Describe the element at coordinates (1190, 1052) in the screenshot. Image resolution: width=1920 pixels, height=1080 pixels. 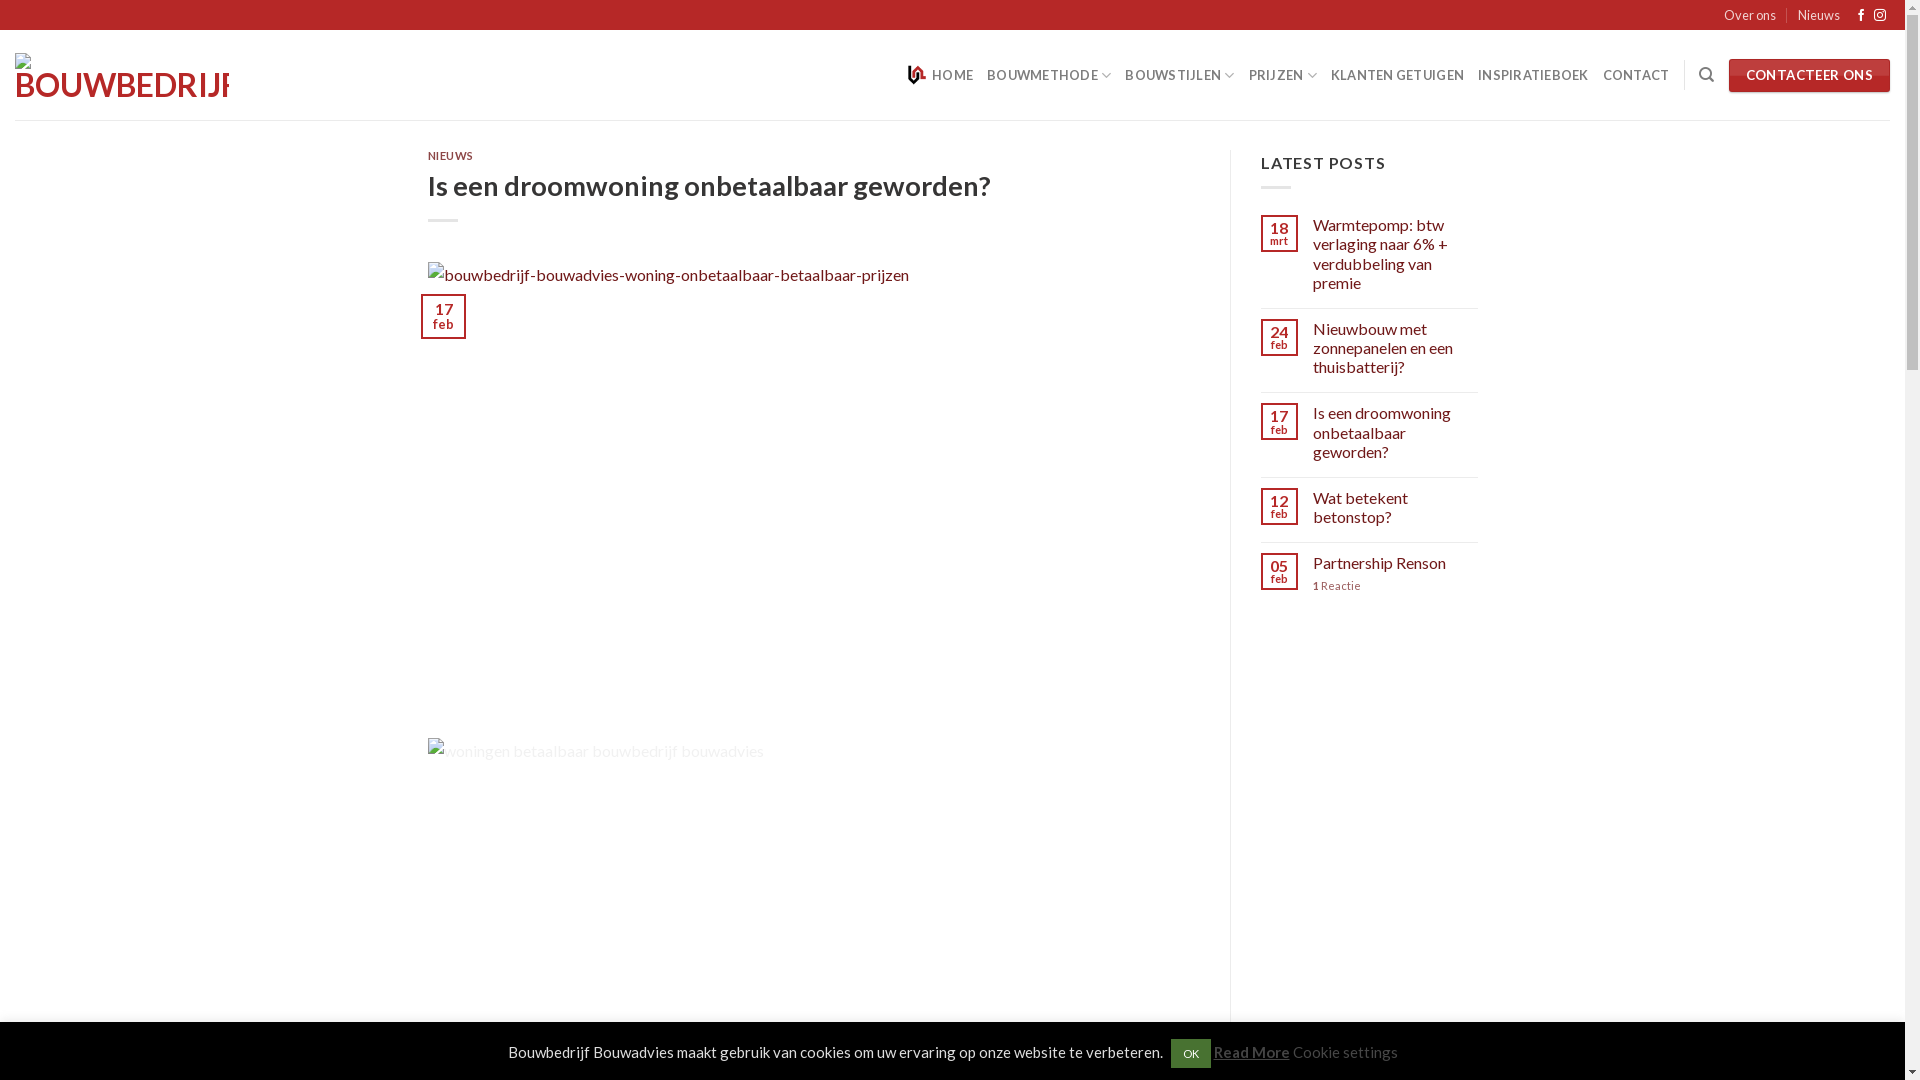
I see `'OK'` at that location.